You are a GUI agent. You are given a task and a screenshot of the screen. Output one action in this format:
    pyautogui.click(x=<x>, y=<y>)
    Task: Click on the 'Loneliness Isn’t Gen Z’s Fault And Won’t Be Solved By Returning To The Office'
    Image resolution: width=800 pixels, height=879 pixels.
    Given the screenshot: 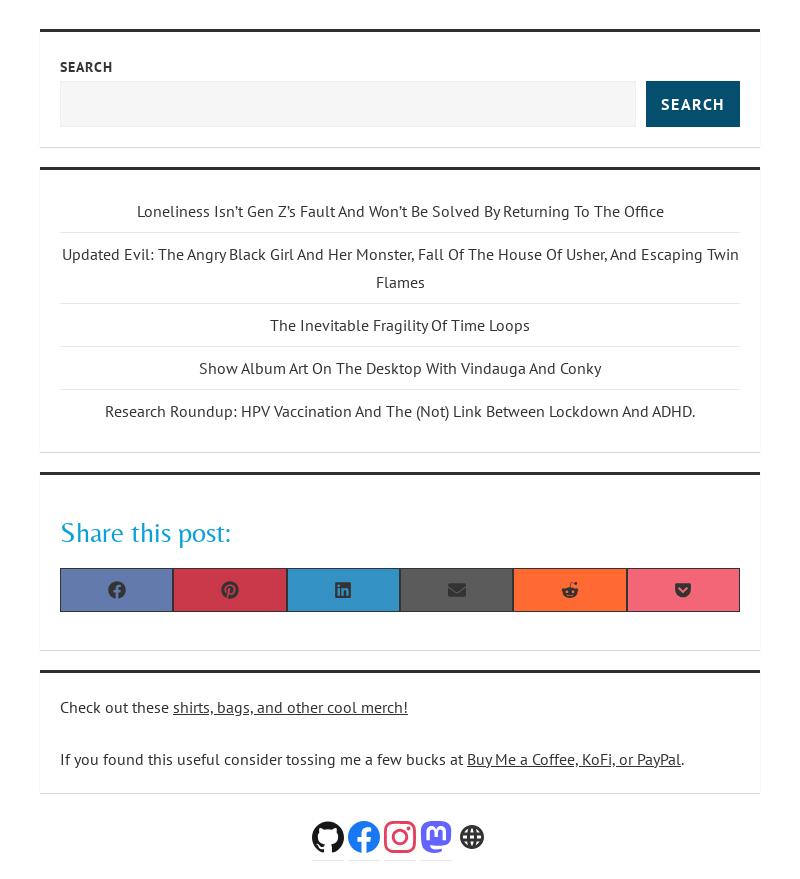 What is the action you would take?
    pyautogui.click(x=398, y=209)
    